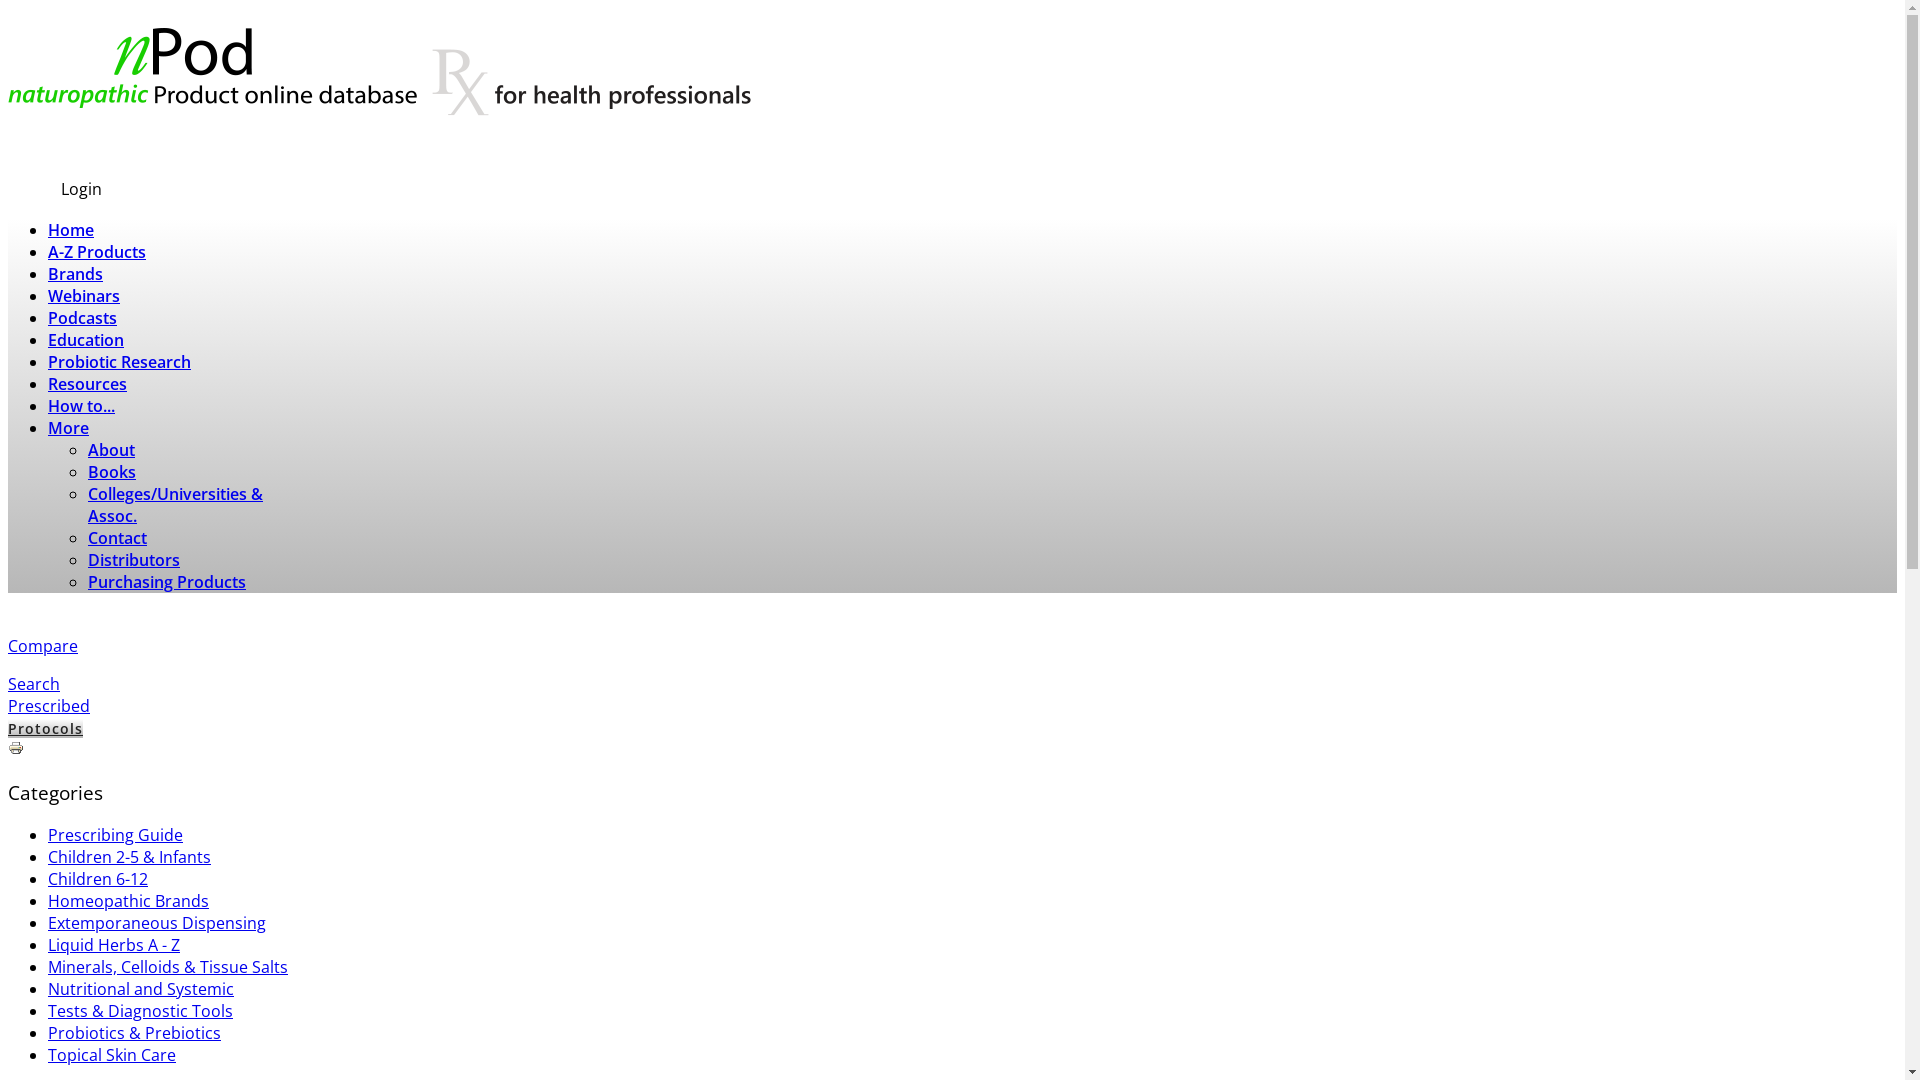  Describe the element at coordinates (156, 922) in the screenshot. I see `'Extemporaneous Dispensing'` at that location.